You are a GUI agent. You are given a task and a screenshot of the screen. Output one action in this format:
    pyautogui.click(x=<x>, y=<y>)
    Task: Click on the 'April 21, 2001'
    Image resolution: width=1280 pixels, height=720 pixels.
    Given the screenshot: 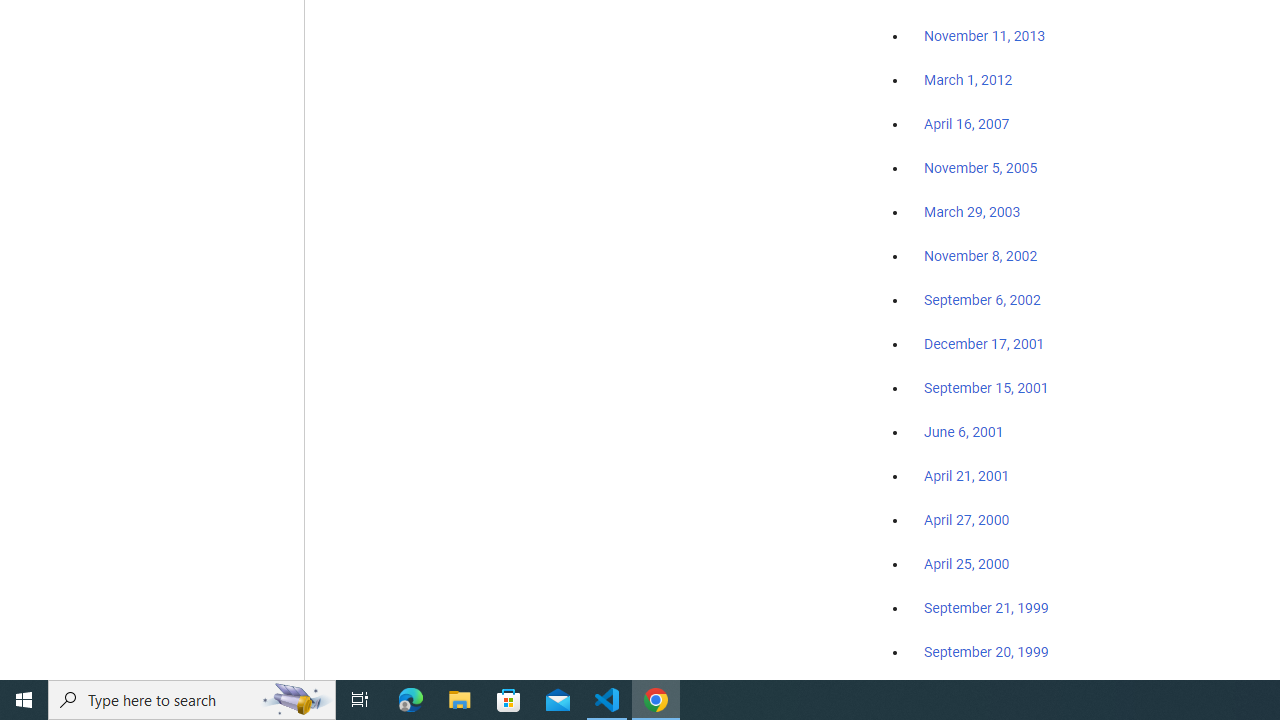 What is the action you would take?
    pyautogui.click(x=967, y=476)
    